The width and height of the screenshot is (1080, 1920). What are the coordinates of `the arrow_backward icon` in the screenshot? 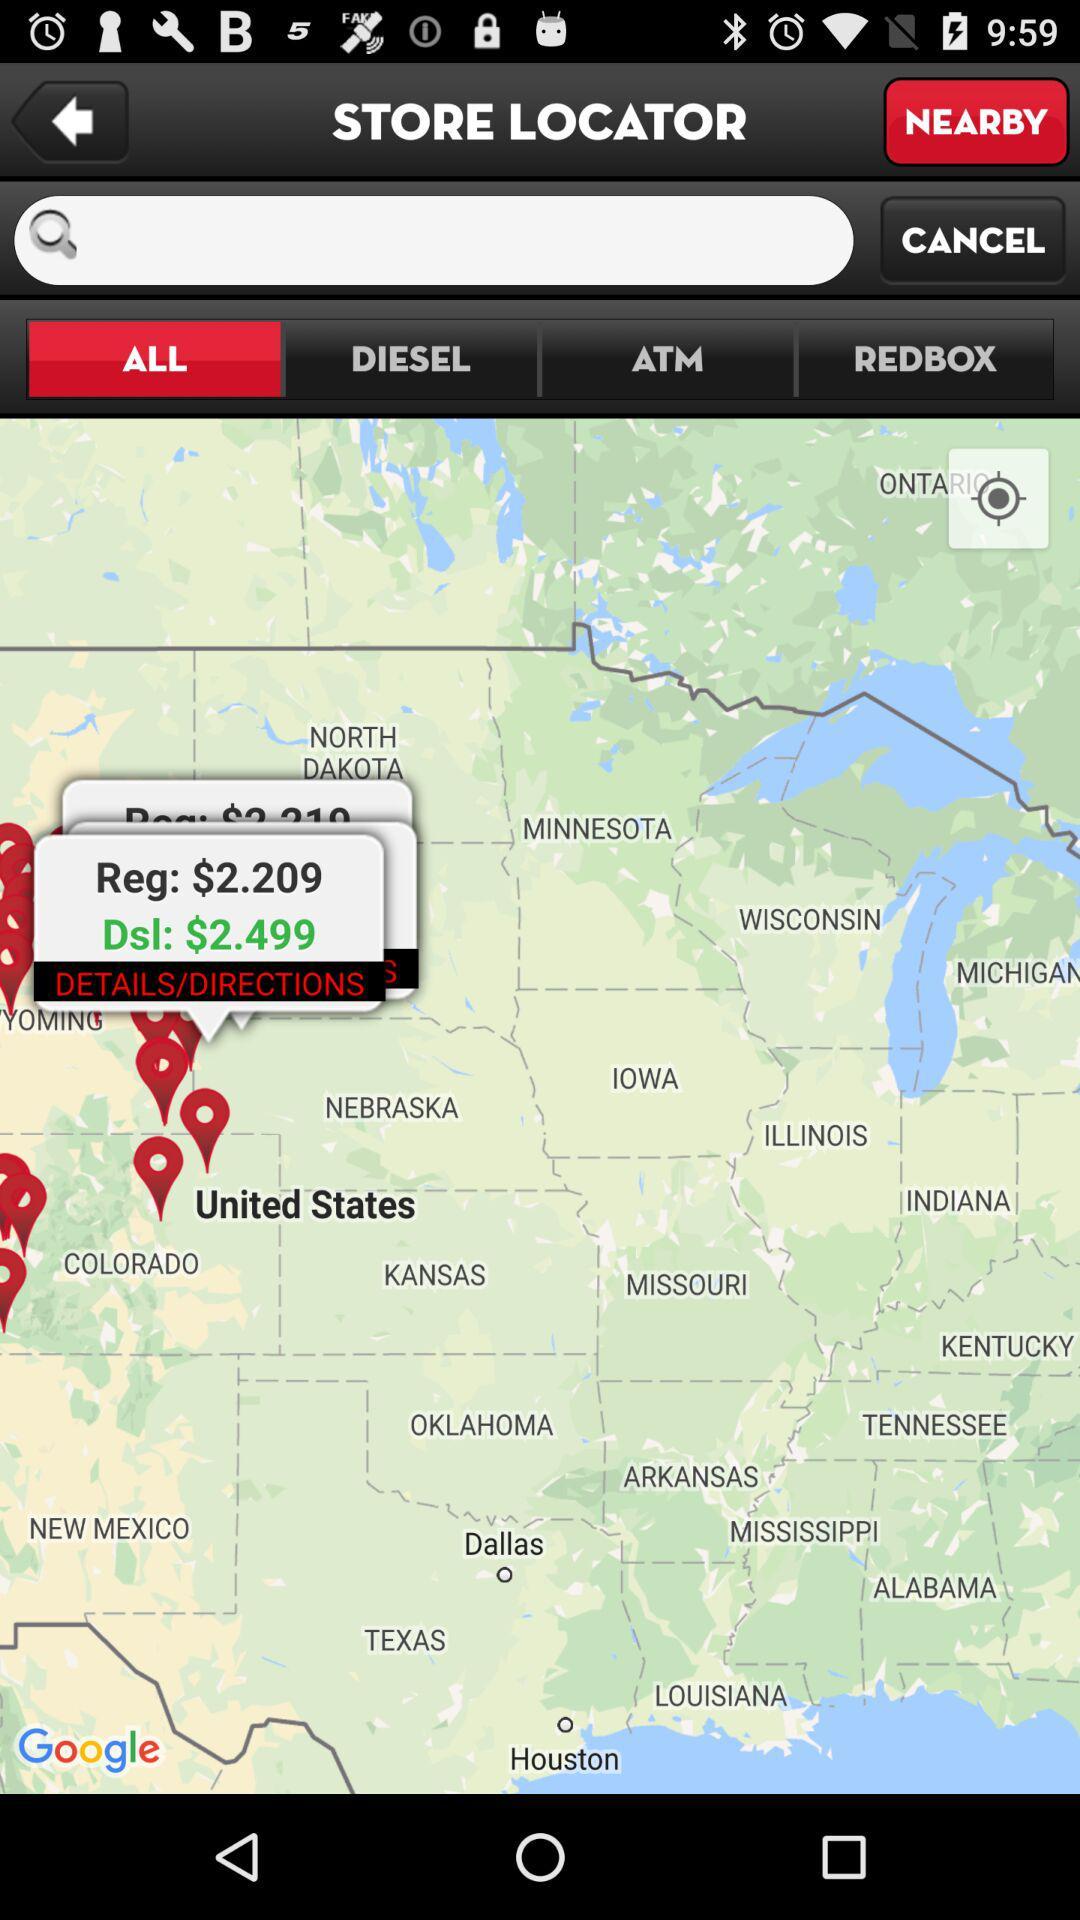 It's located at (68, 129).